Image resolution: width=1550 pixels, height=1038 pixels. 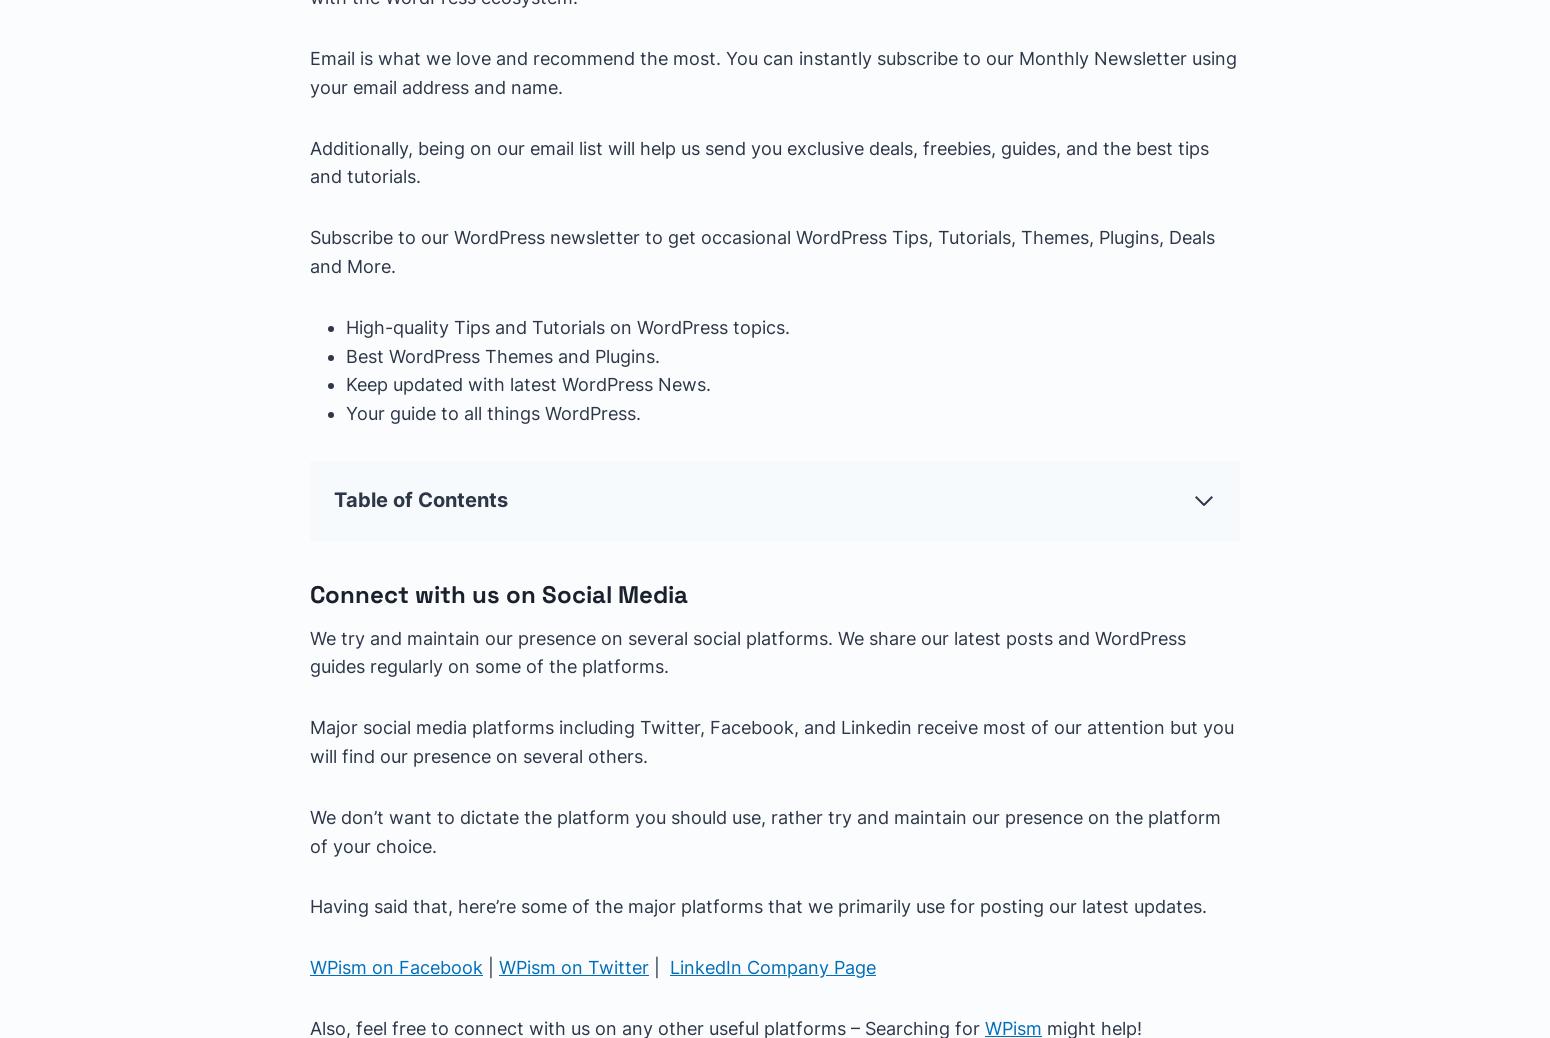 I want to click on 'Connect with us on Social Media', so click(x=497, y=592).